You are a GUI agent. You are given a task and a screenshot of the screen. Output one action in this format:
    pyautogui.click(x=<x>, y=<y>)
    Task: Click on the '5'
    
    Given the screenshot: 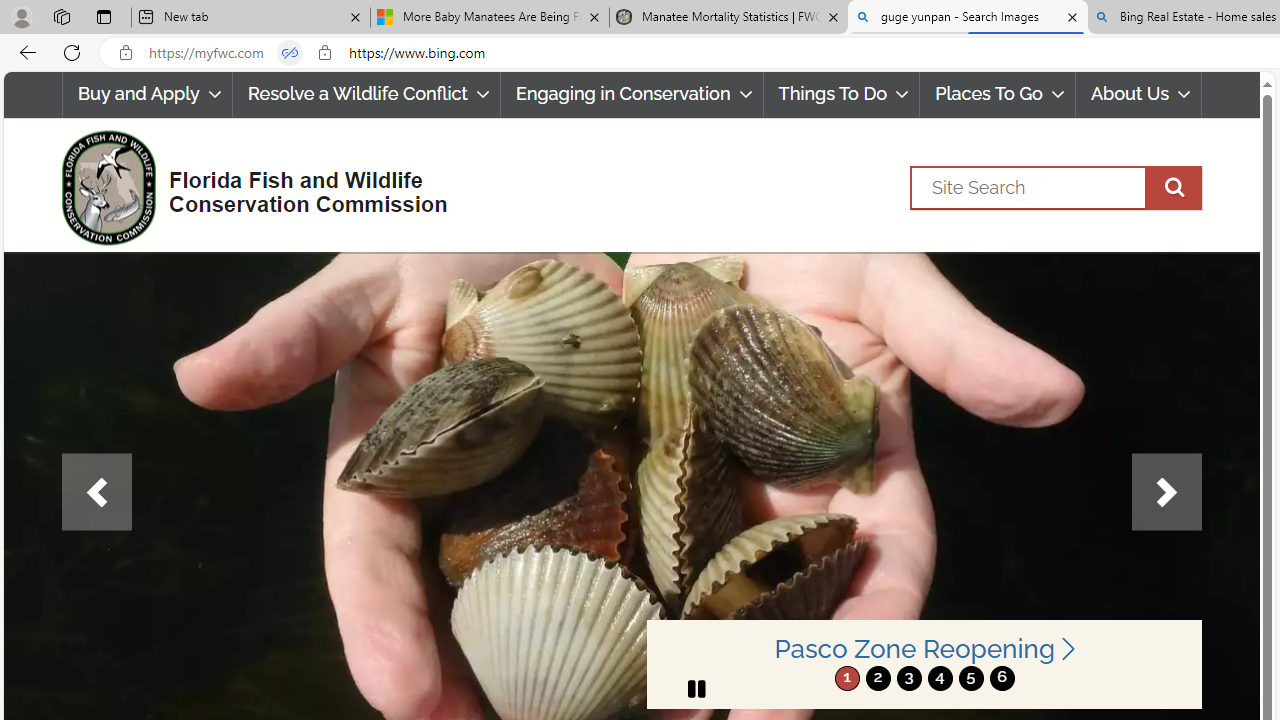 What is the action you would take?
    pyautogui.click(x=970, y=677)
    